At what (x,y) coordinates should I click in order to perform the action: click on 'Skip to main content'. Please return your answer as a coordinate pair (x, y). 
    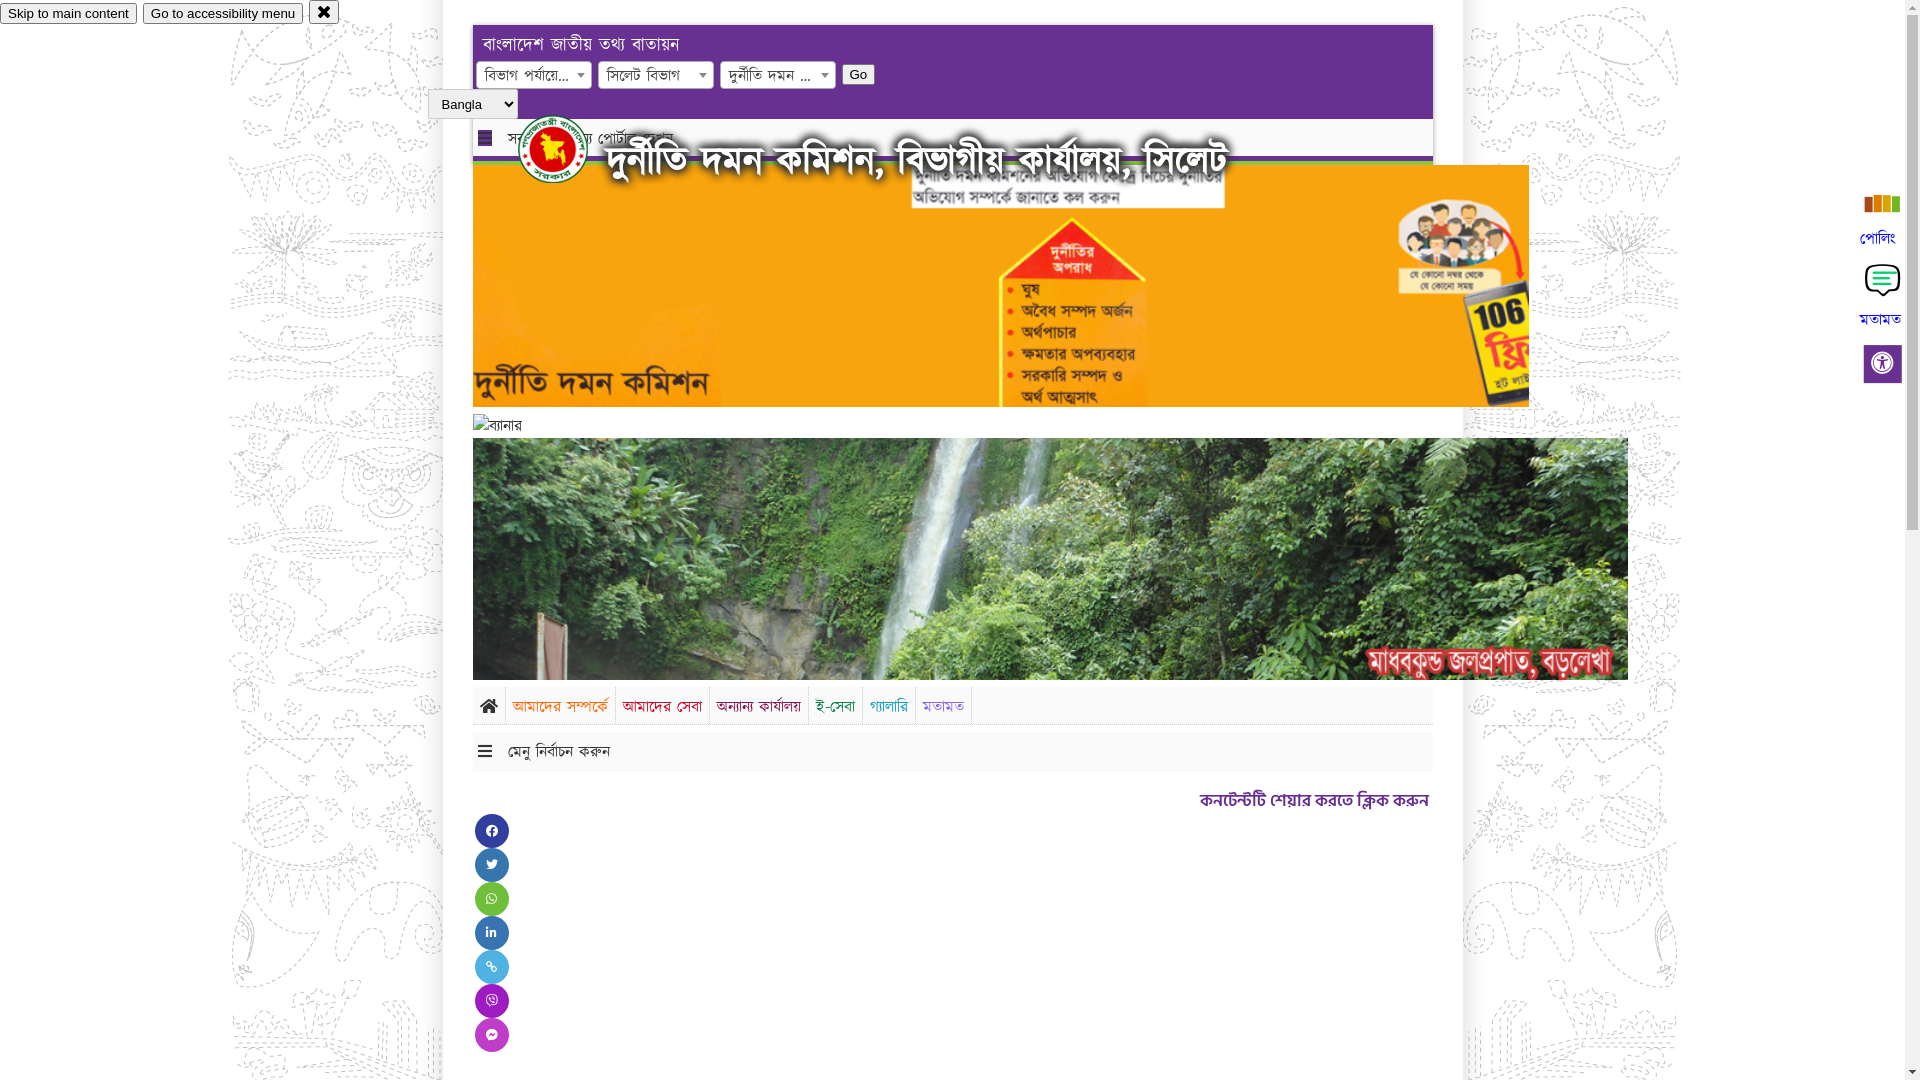
    Looking at the image, I should click on (68, 13).